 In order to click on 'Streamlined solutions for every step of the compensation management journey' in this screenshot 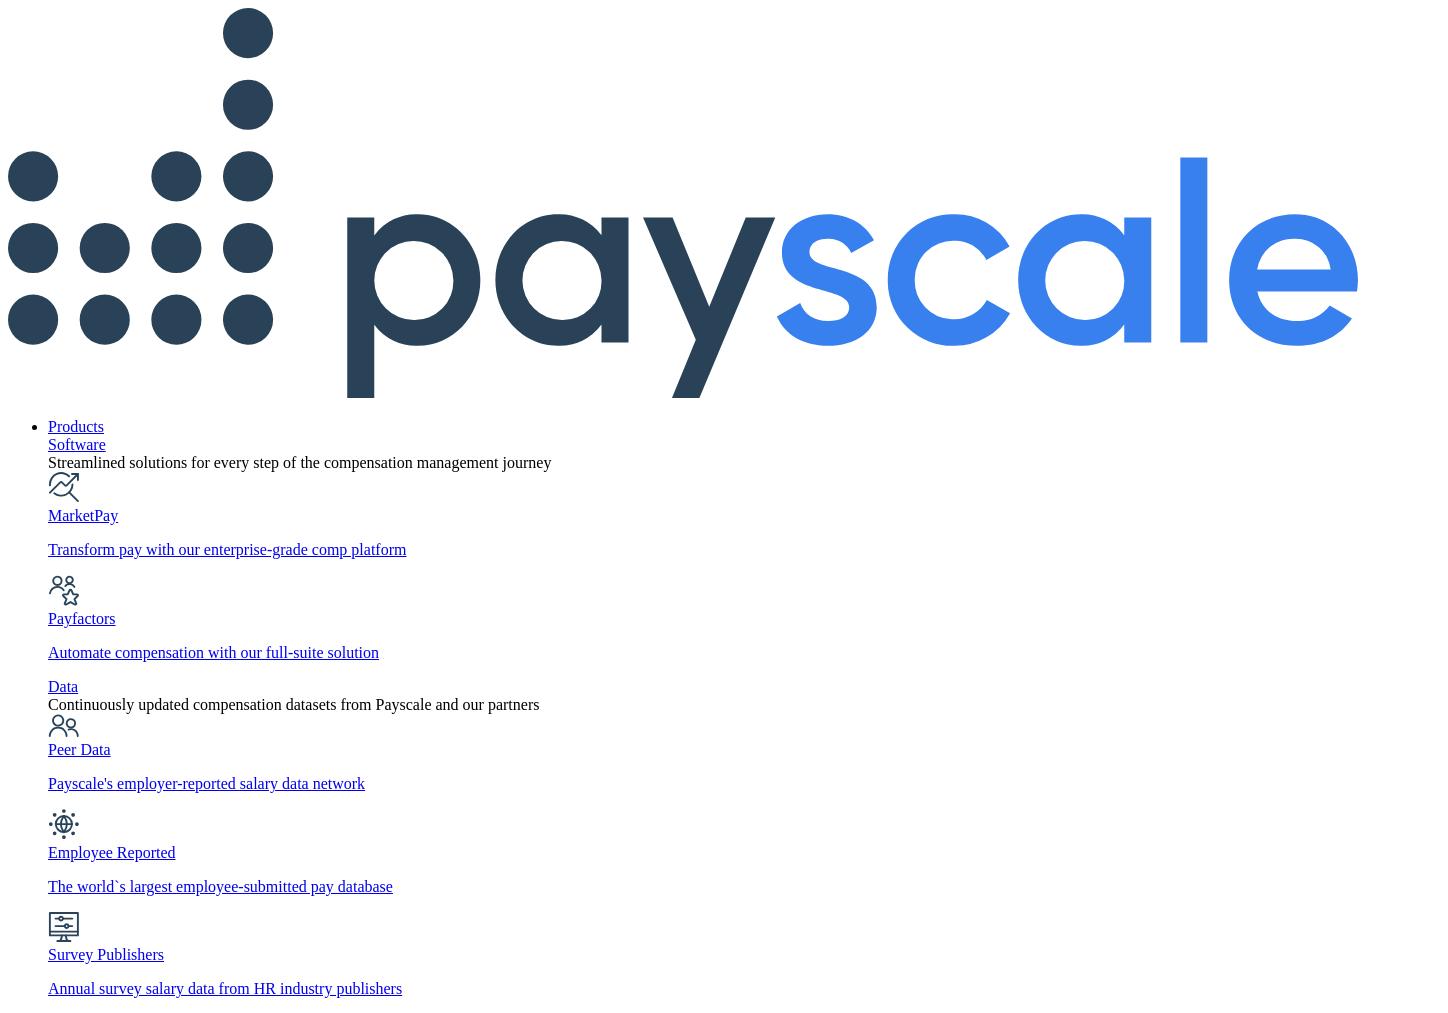, I will do `click(298, 461)`.